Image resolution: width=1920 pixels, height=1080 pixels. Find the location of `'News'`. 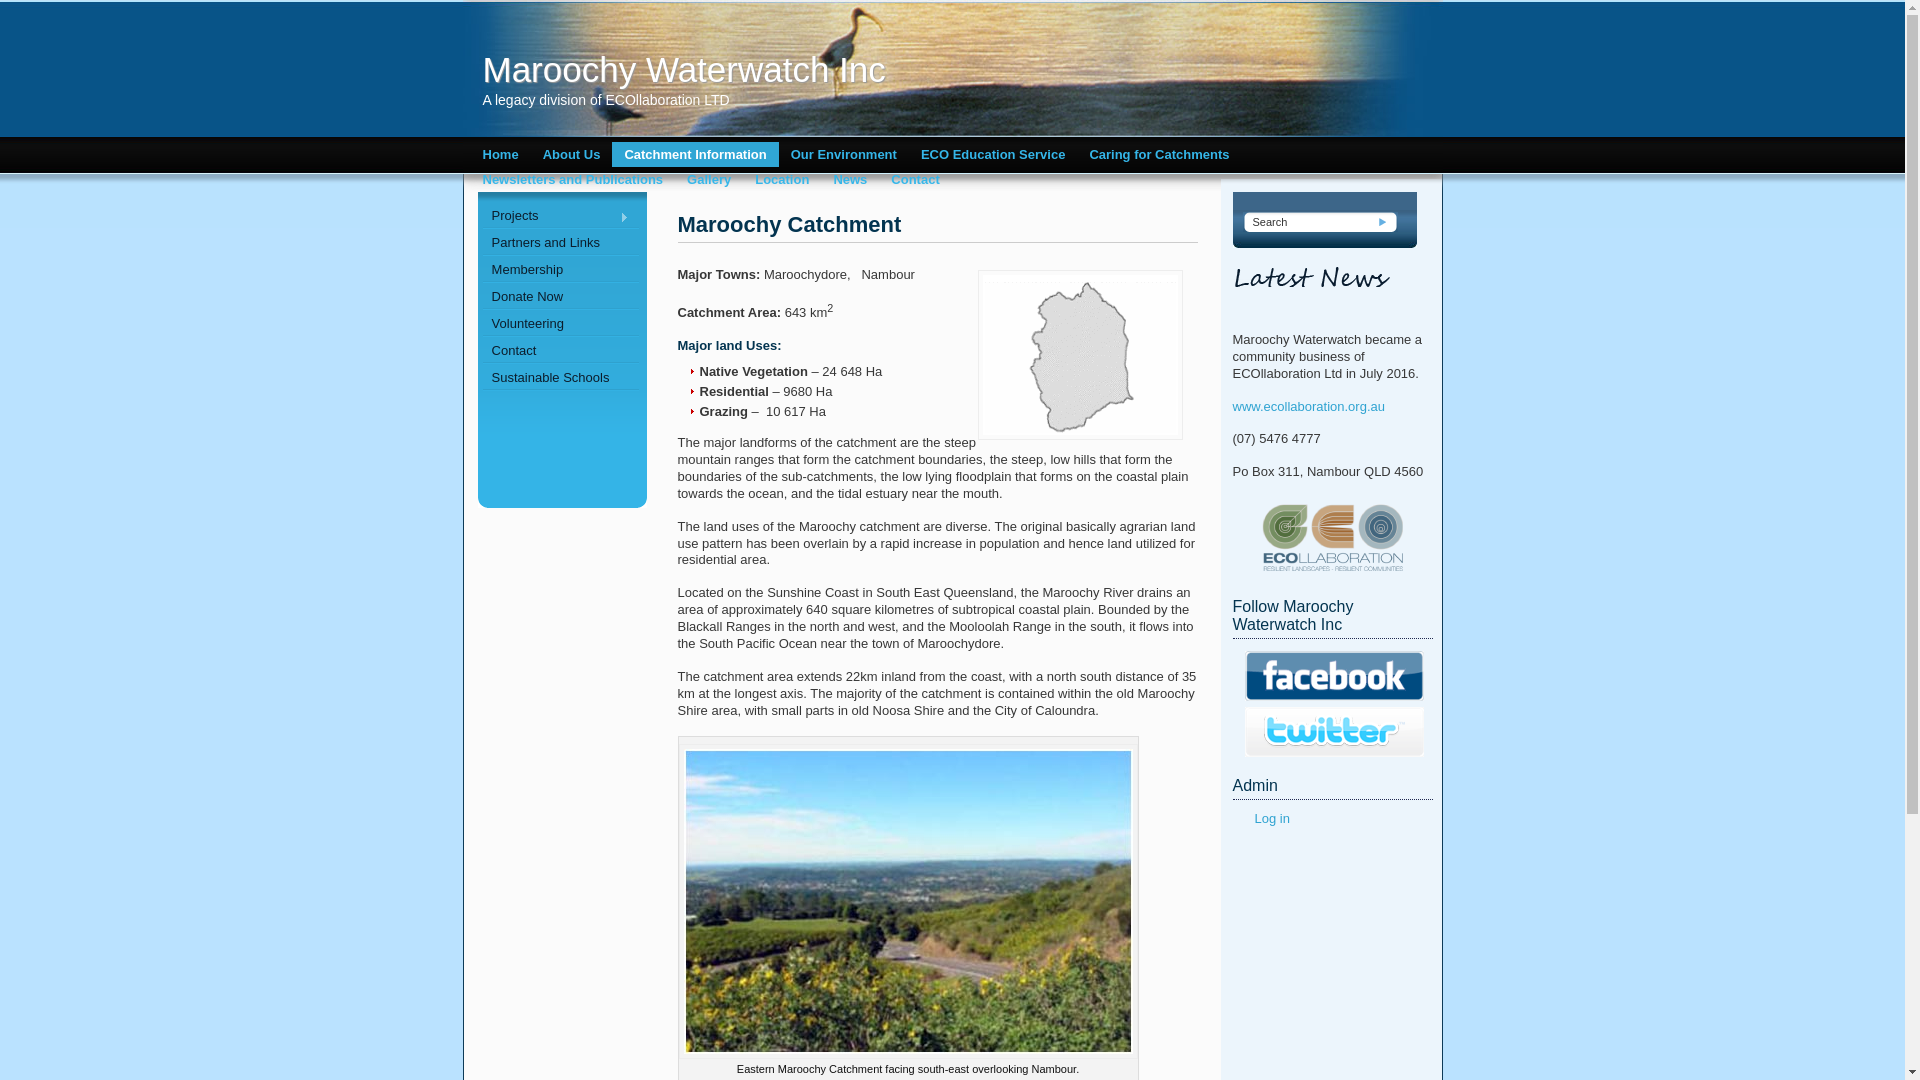

'News' is located at coordinates (849, 178).